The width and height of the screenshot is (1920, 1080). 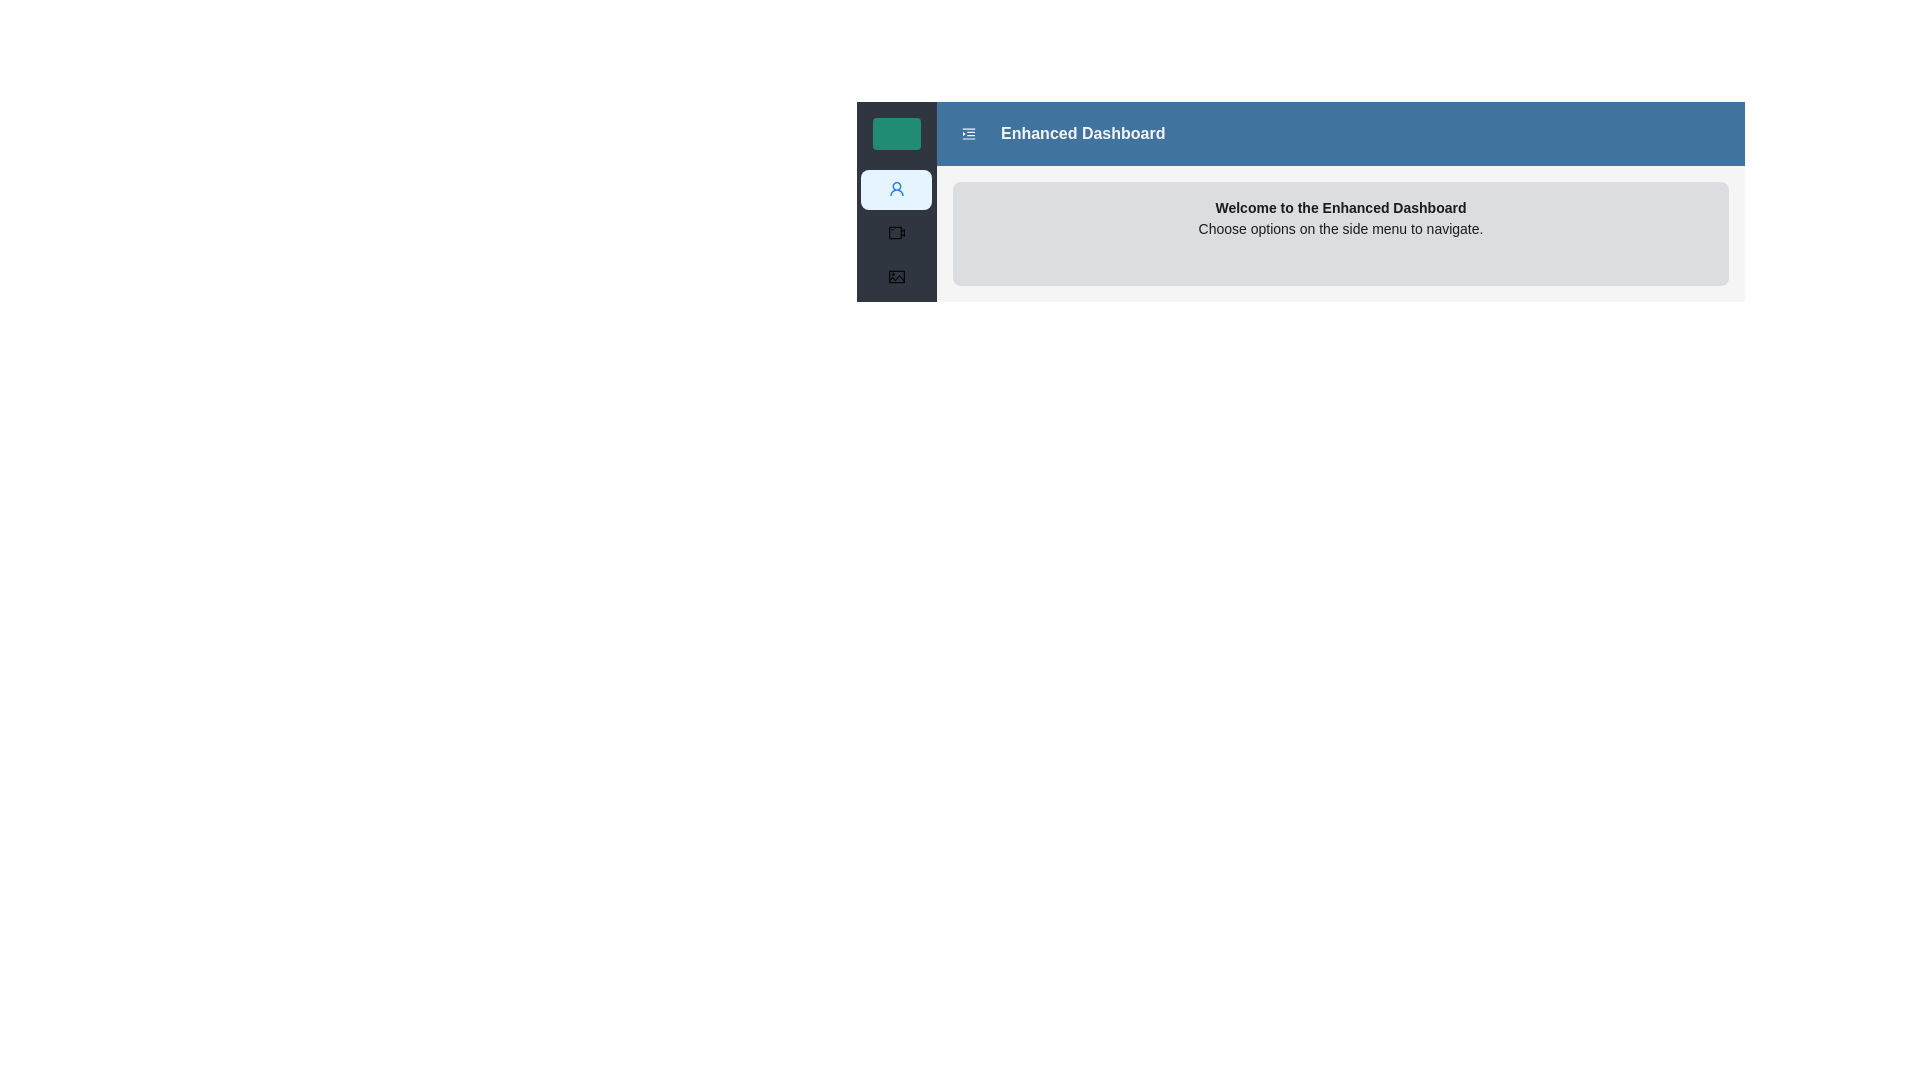 I want to click on the 'Profile' button in the vertical sidebar on the left side of the page, so click(x=896, y=201).